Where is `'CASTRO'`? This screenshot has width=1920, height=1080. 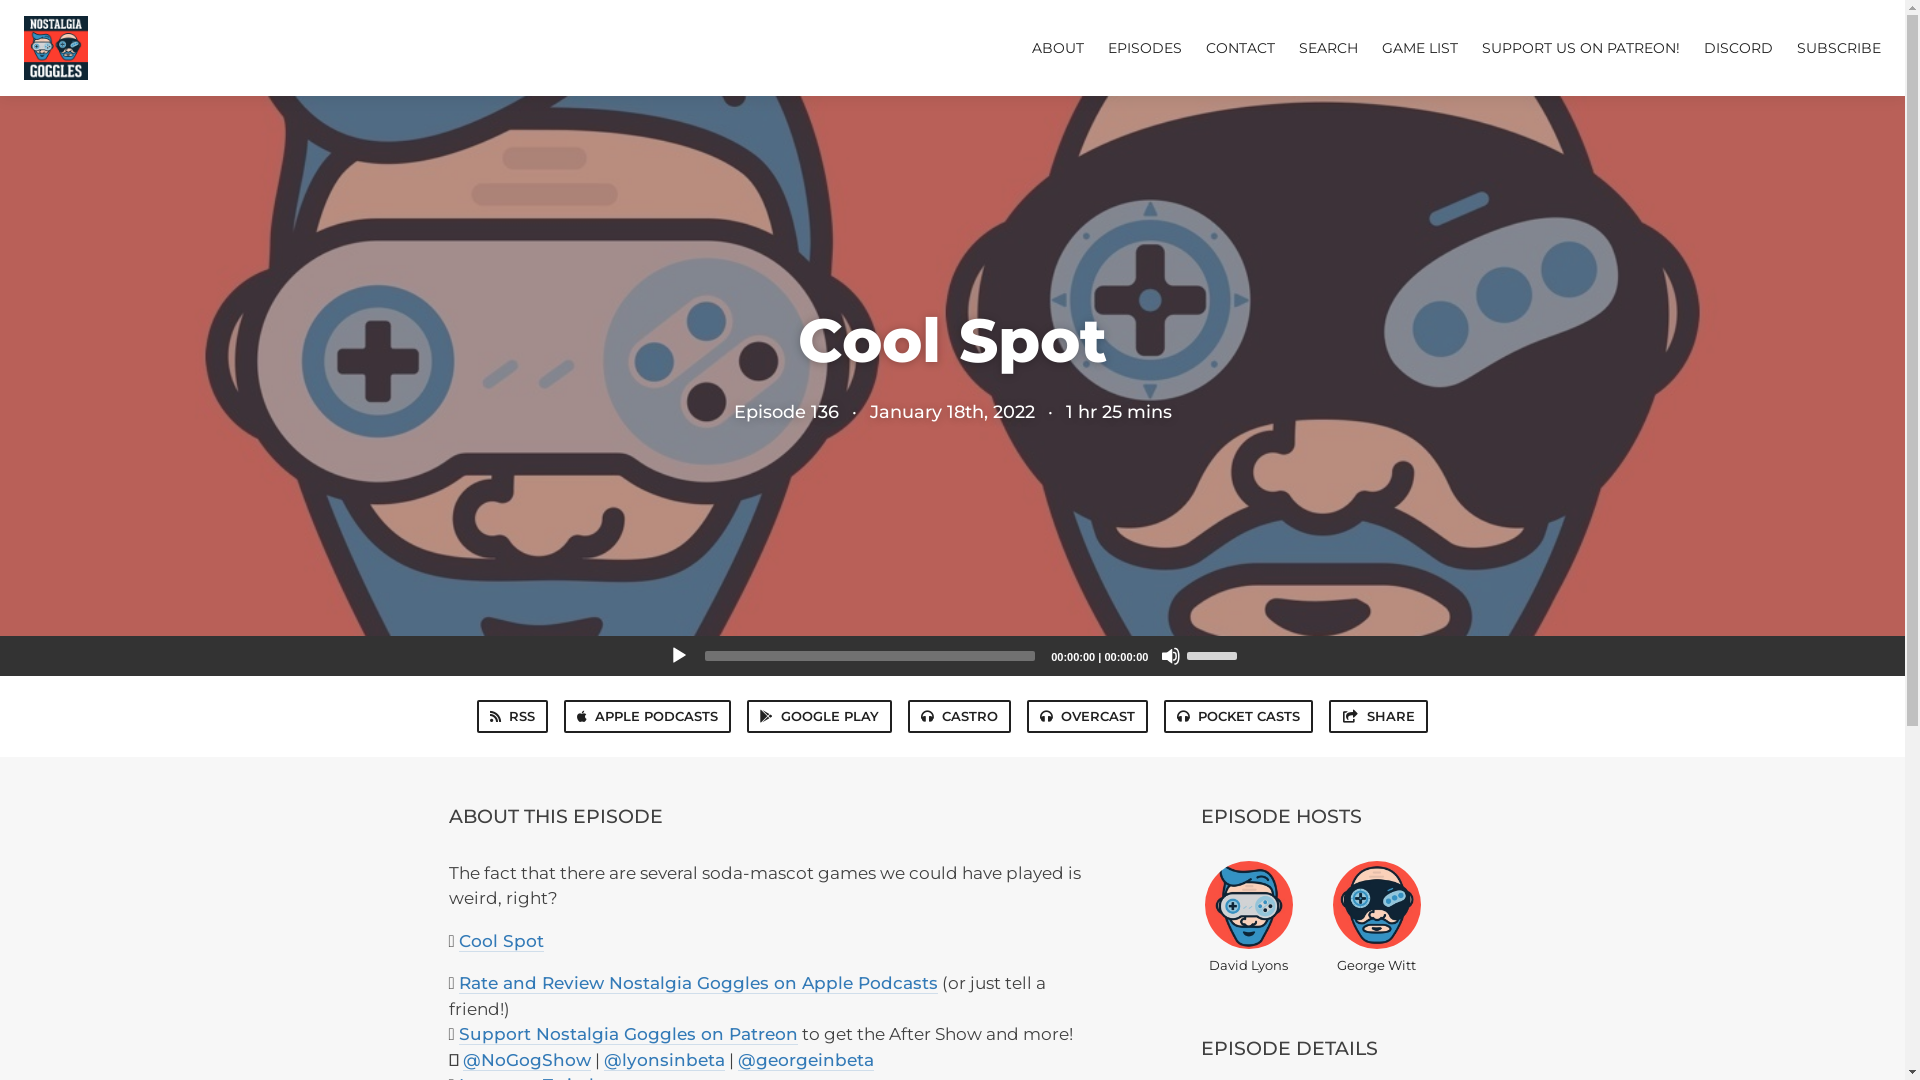 'CASTRO' is located at coordinates (958, 715).